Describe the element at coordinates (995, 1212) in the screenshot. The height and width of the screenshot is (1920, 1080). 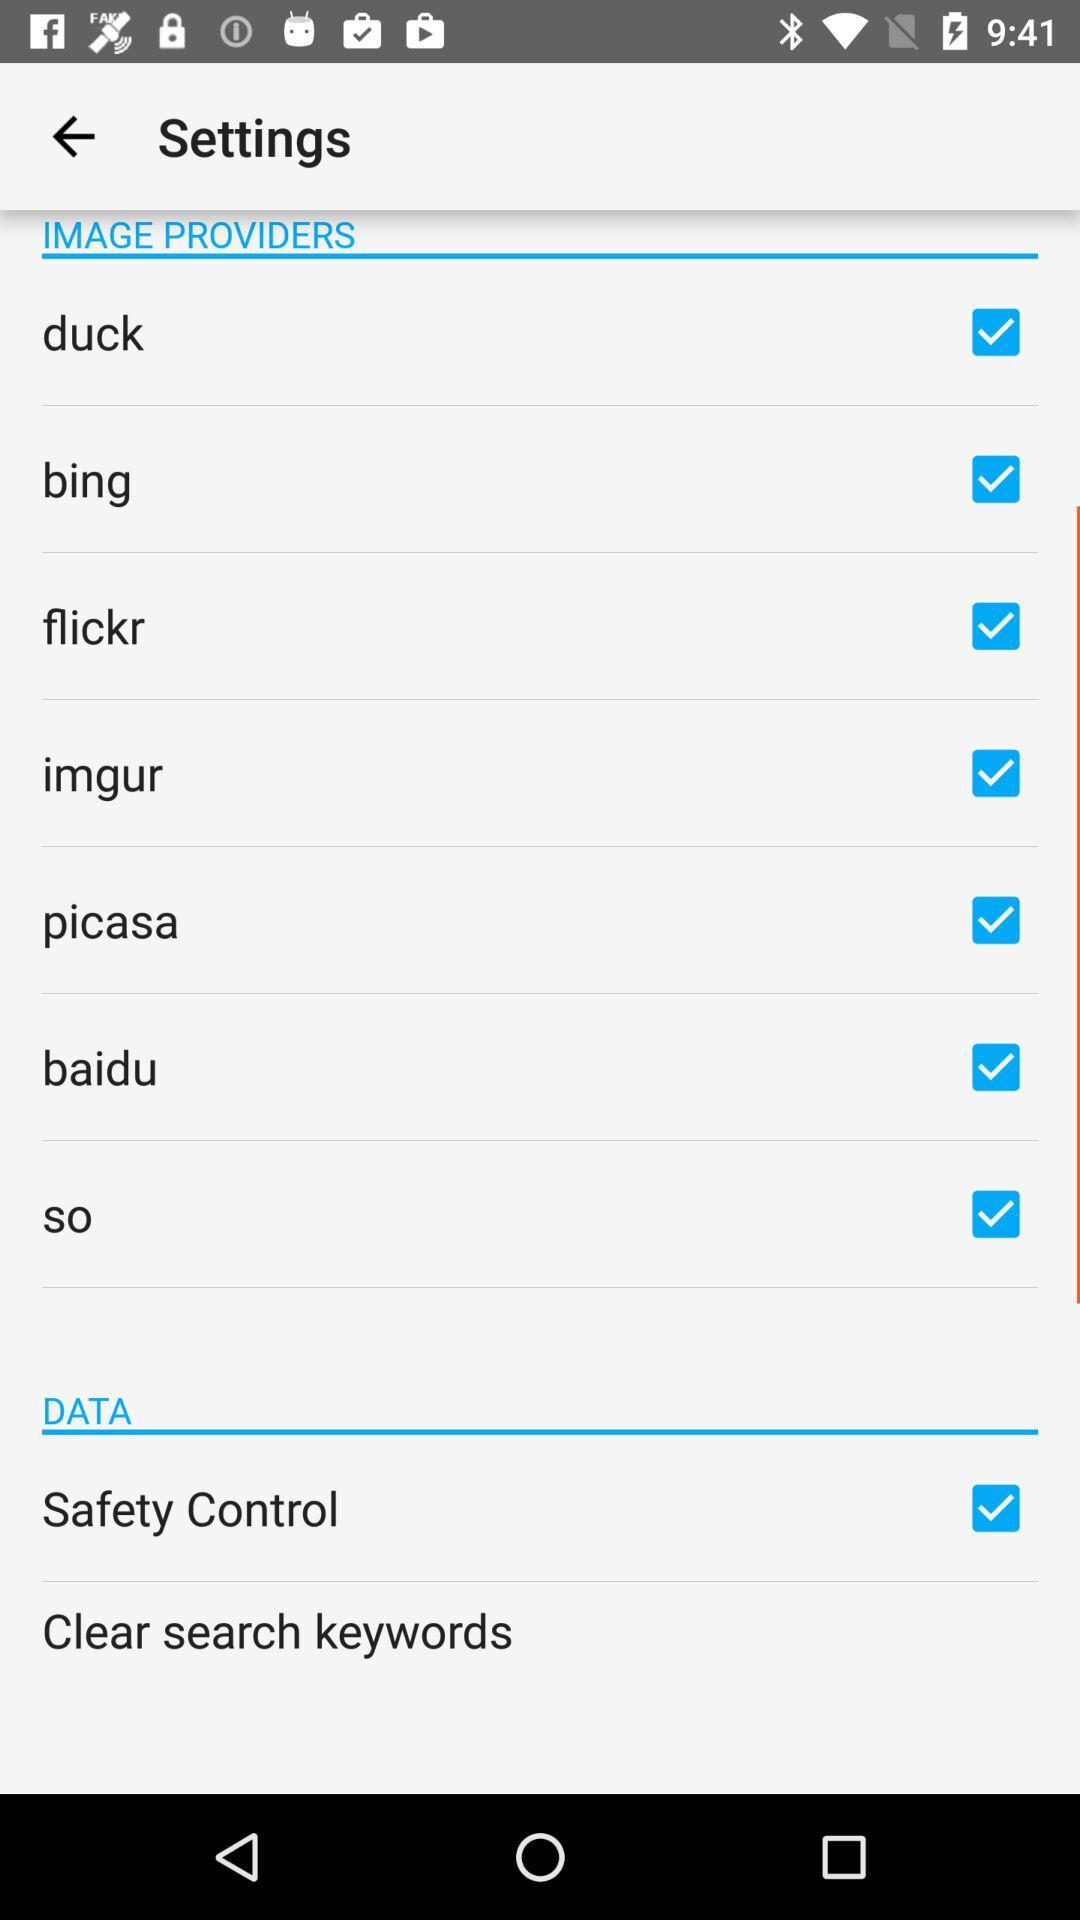
I see `option for so` at that location.